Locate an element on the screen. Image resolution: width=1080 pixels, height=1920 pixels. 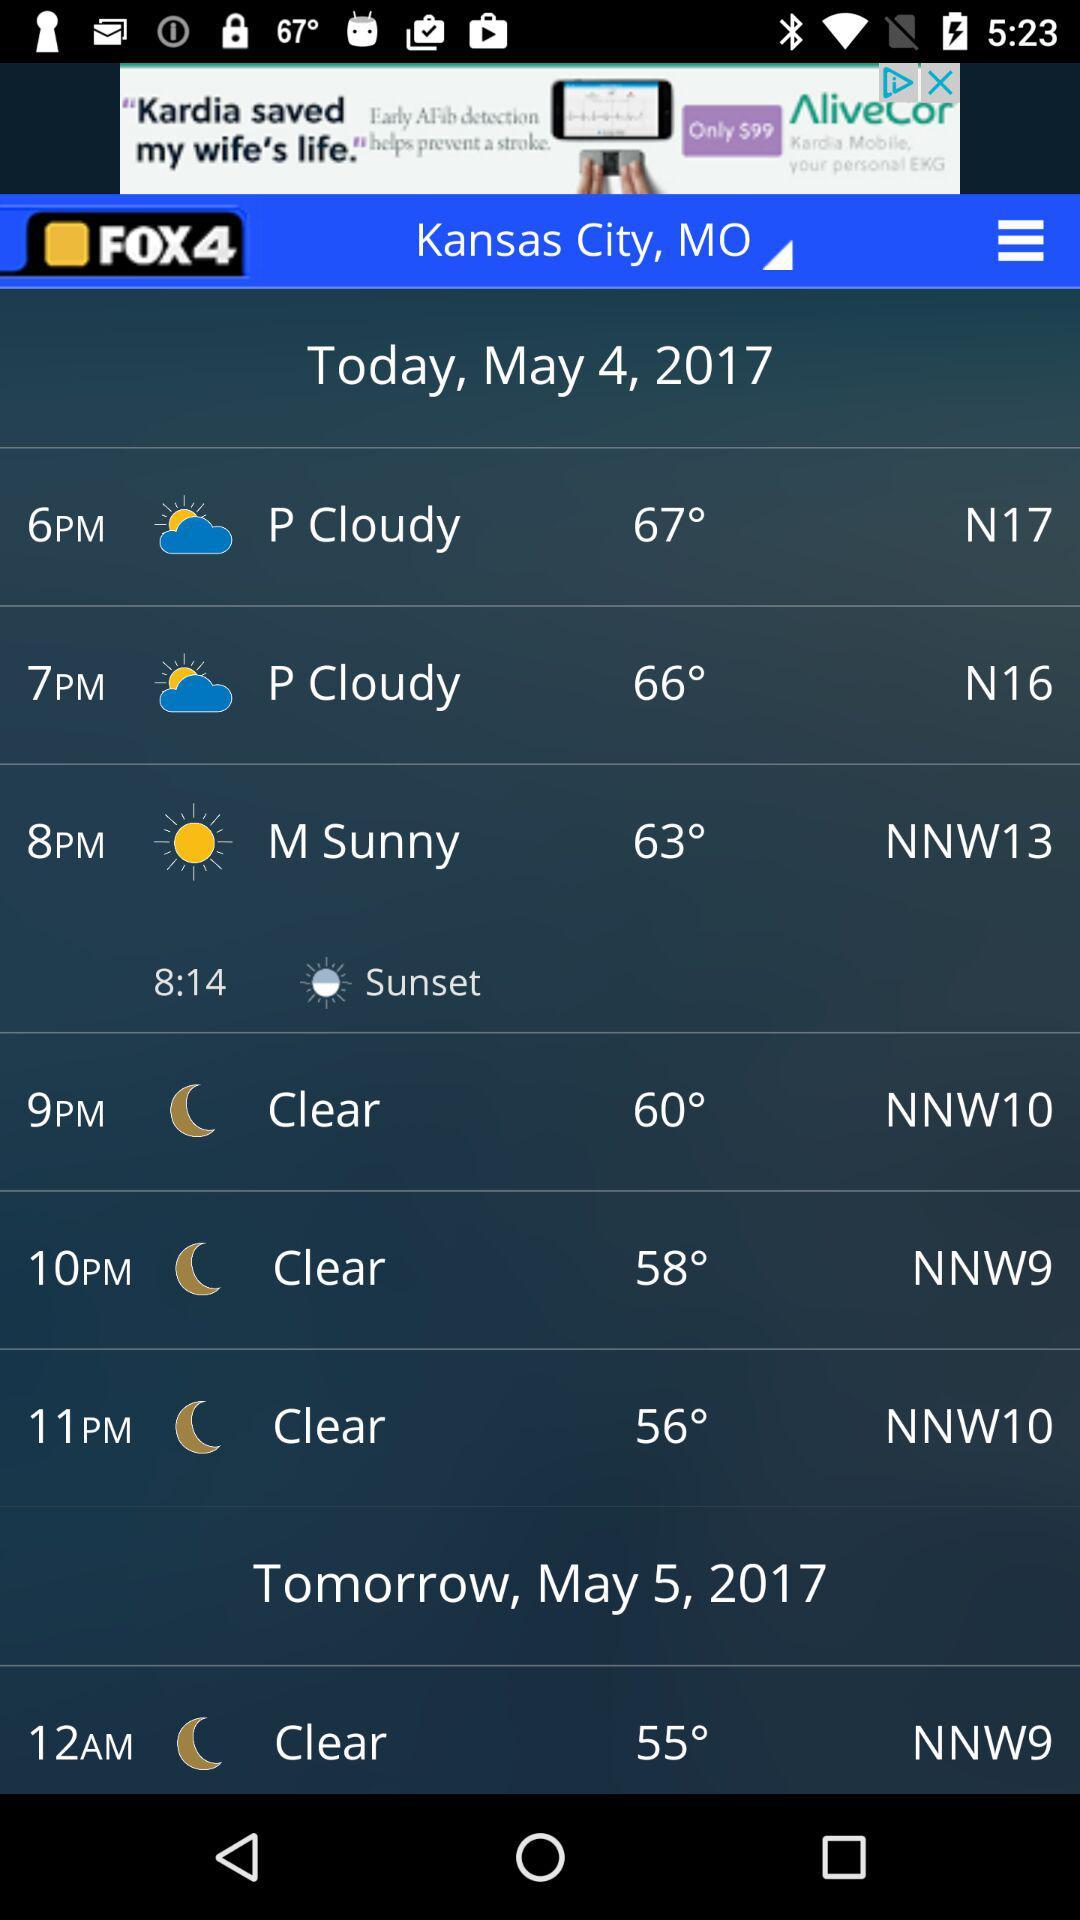
advertisement is located at coordinates (540, 127).